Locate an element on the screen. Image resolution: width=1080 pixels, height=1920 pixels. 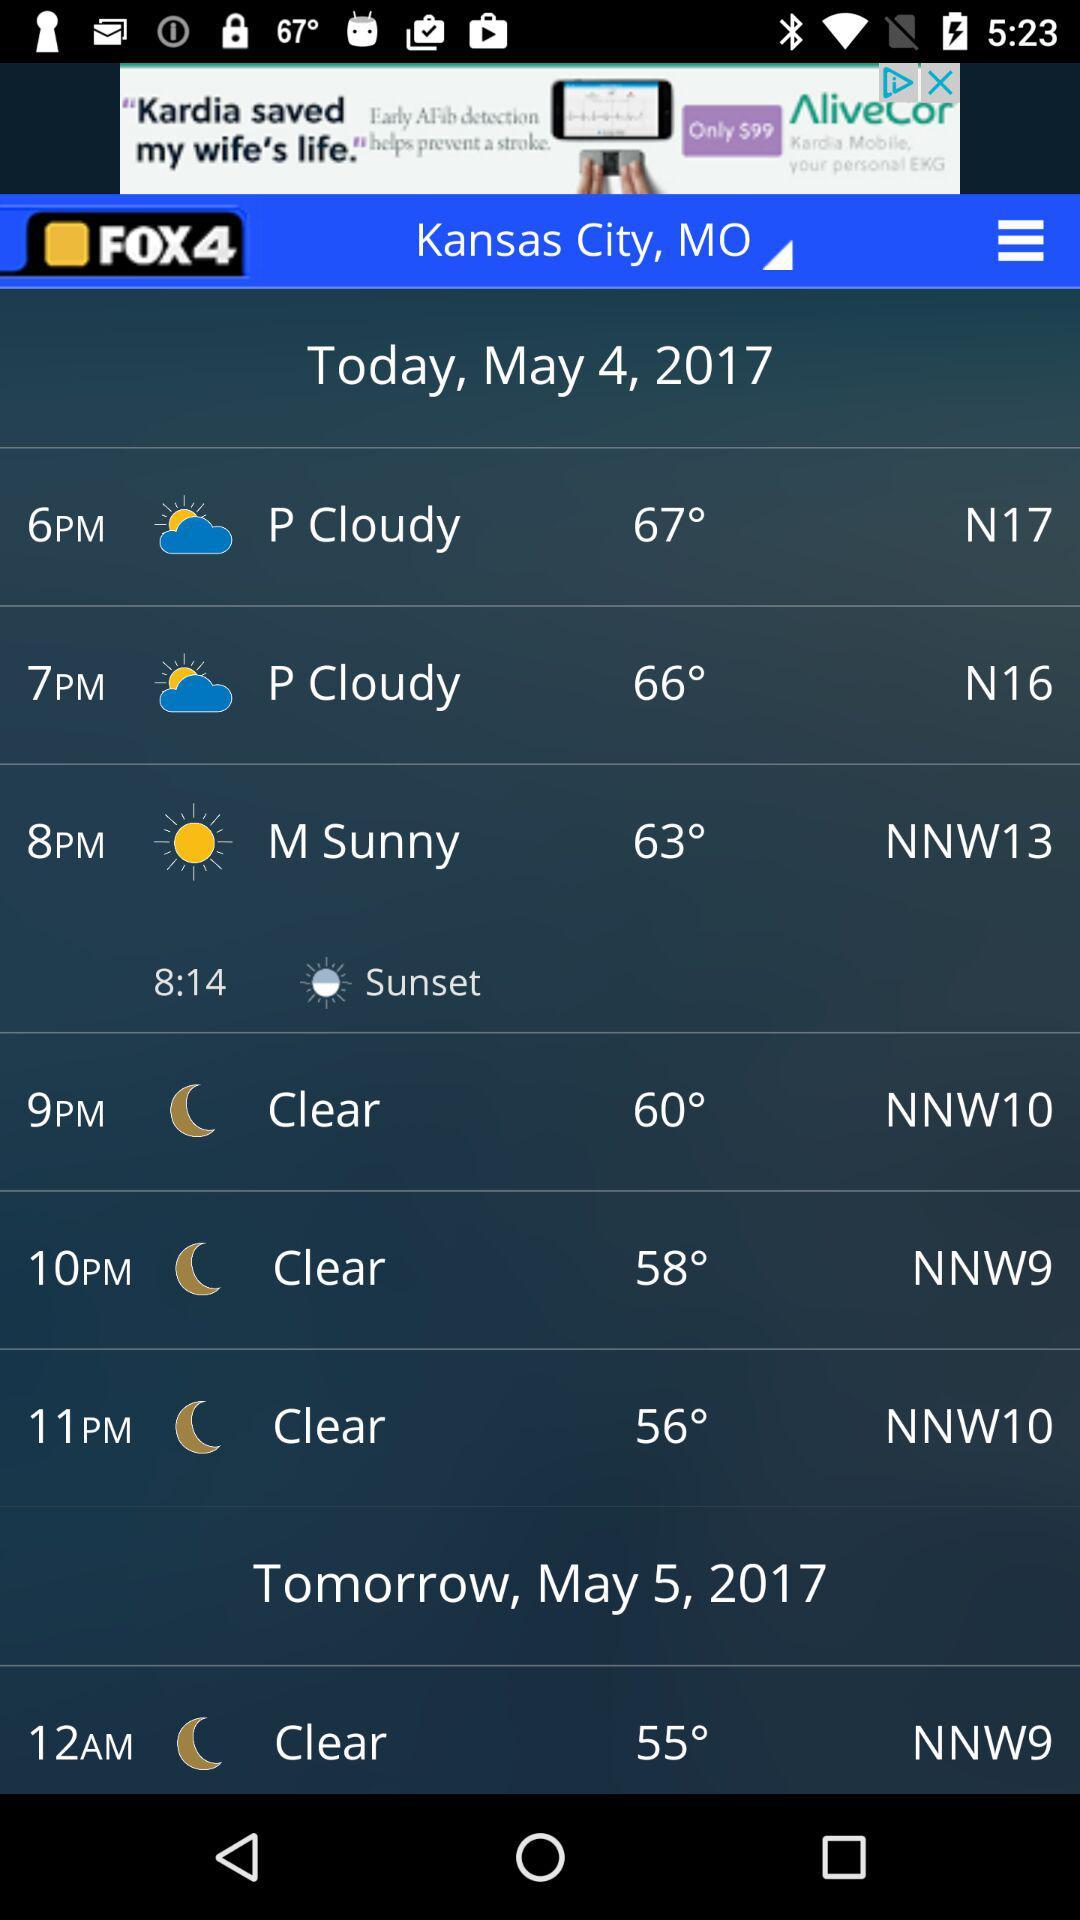
advertisement is located at coordinates (540, 127).